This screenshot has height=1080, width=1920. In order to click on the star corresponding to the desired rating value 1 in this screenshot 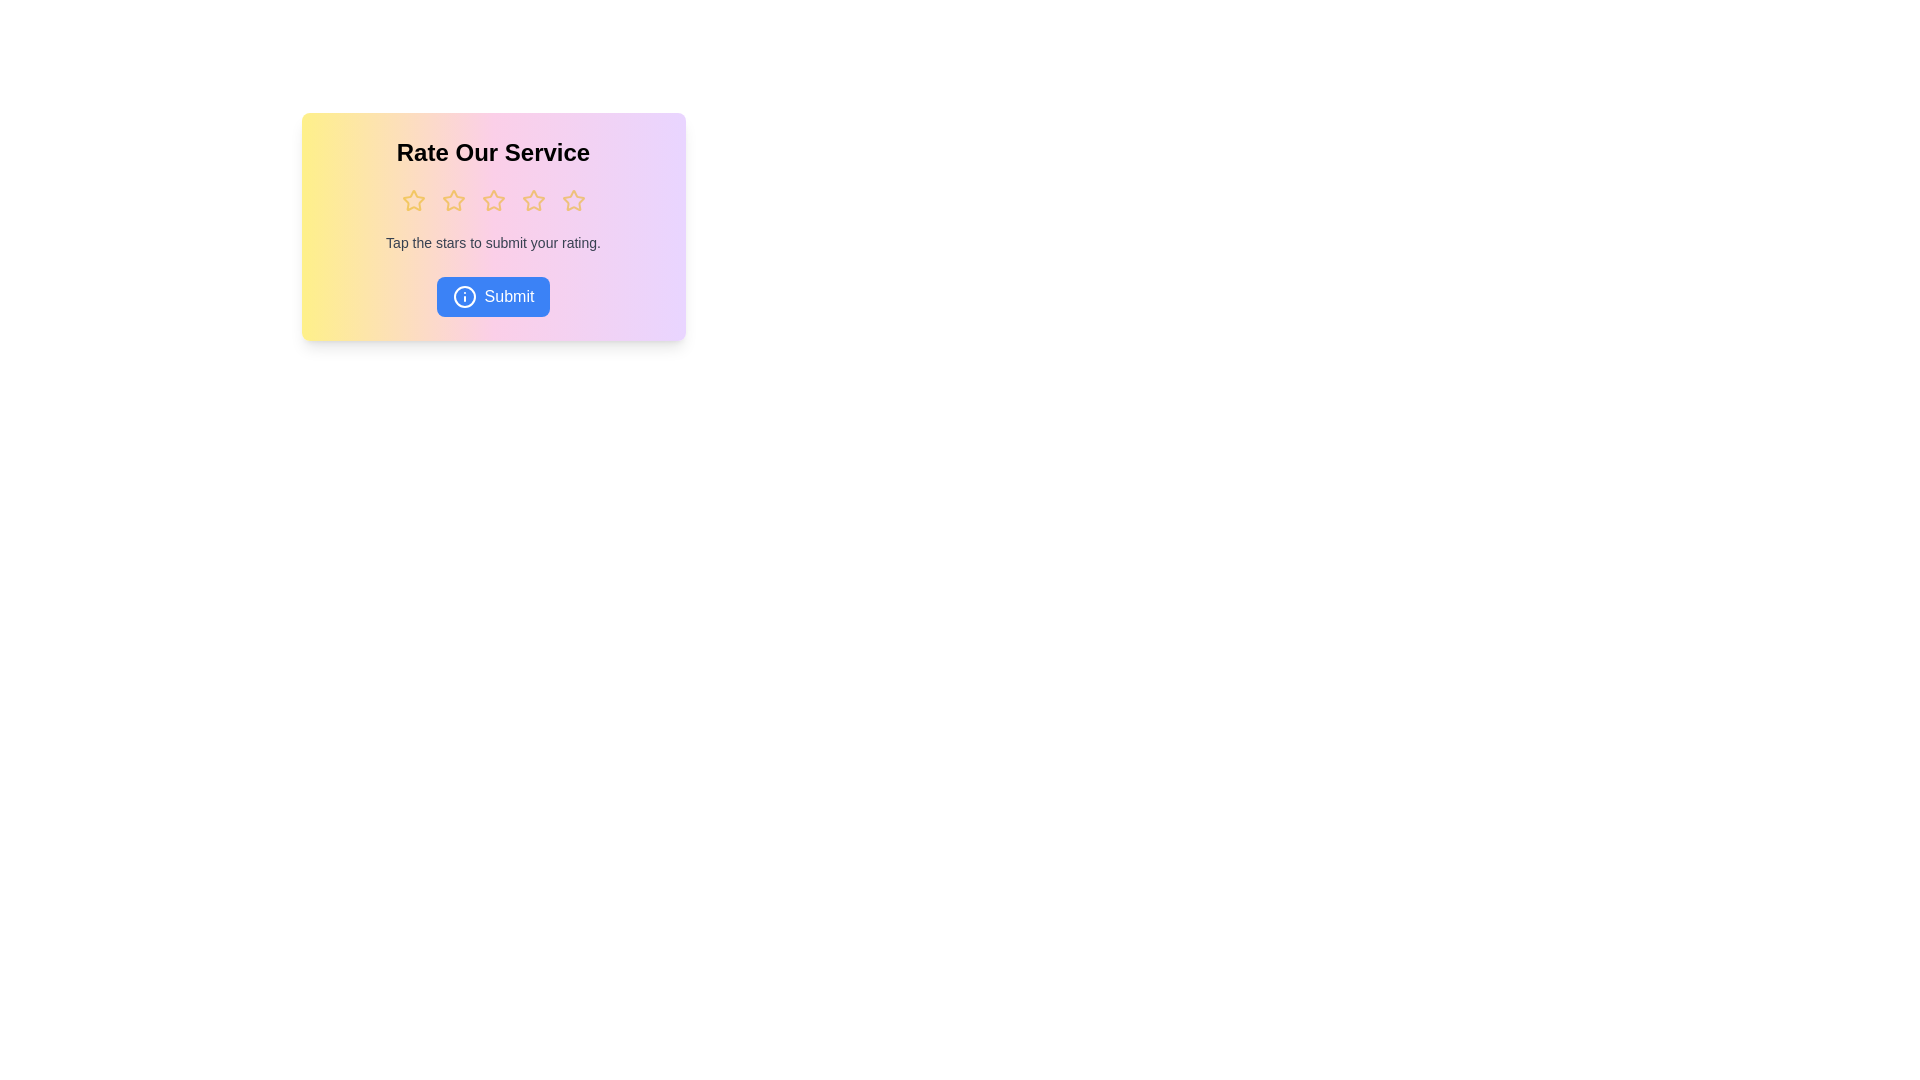, I will do `click(412, 200)`.